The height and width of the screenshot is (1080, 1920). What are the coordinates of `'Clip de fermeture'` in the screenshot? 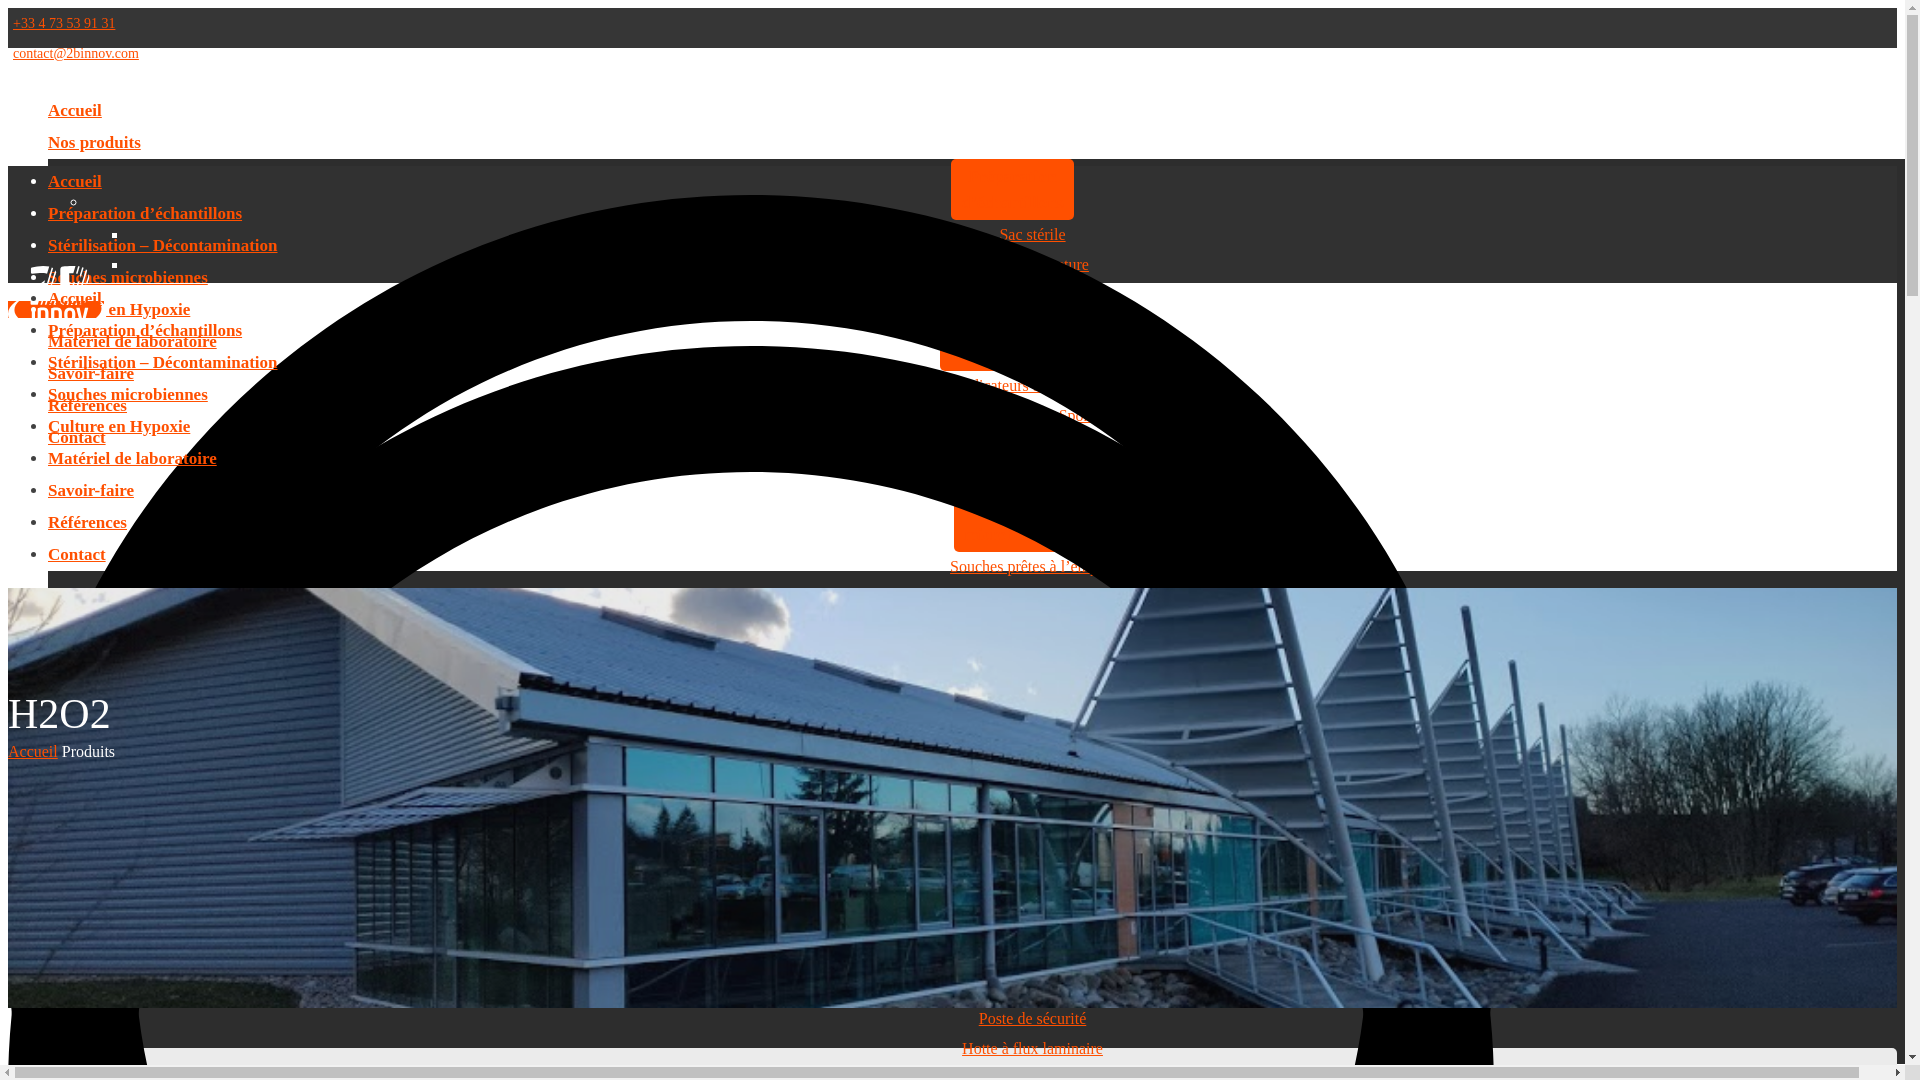 It's located at (1032, 263).